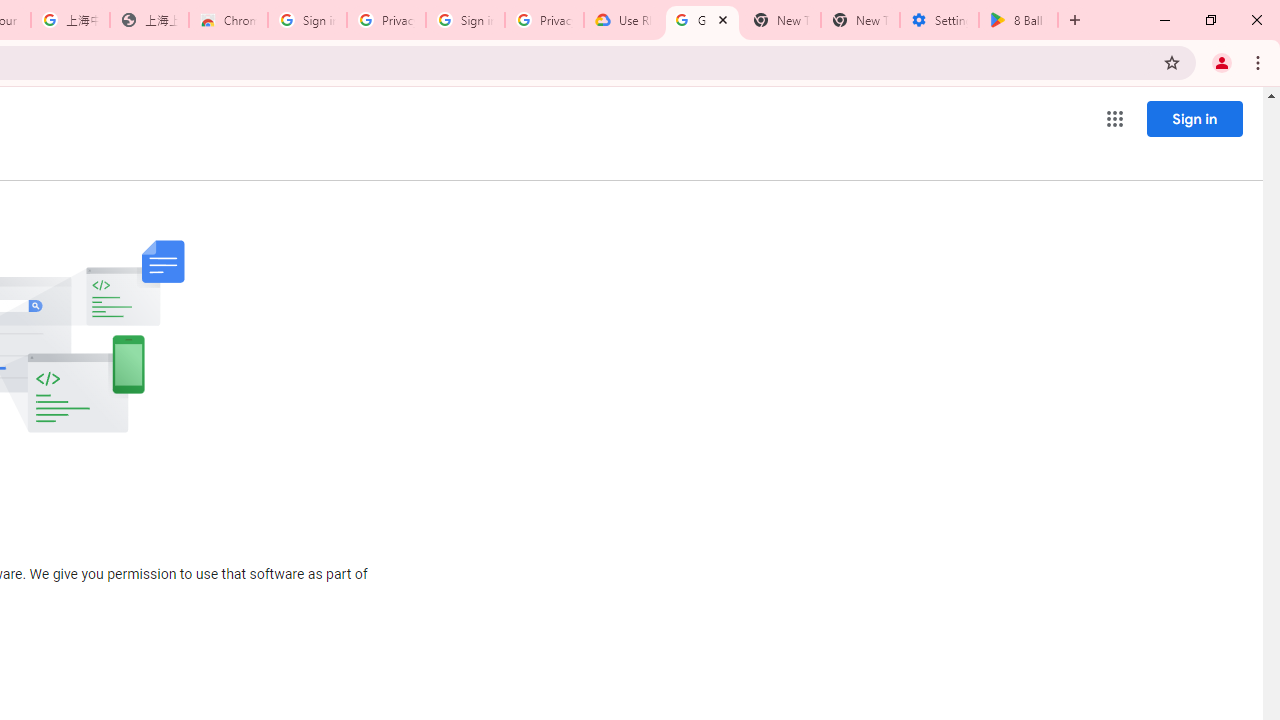 This screenshot has height=720, width=1280. What do you see at coordinates (464, 20) in the screenshot?
I see `'Sign in - Google Accounts'` at bounding box center [464, 20].